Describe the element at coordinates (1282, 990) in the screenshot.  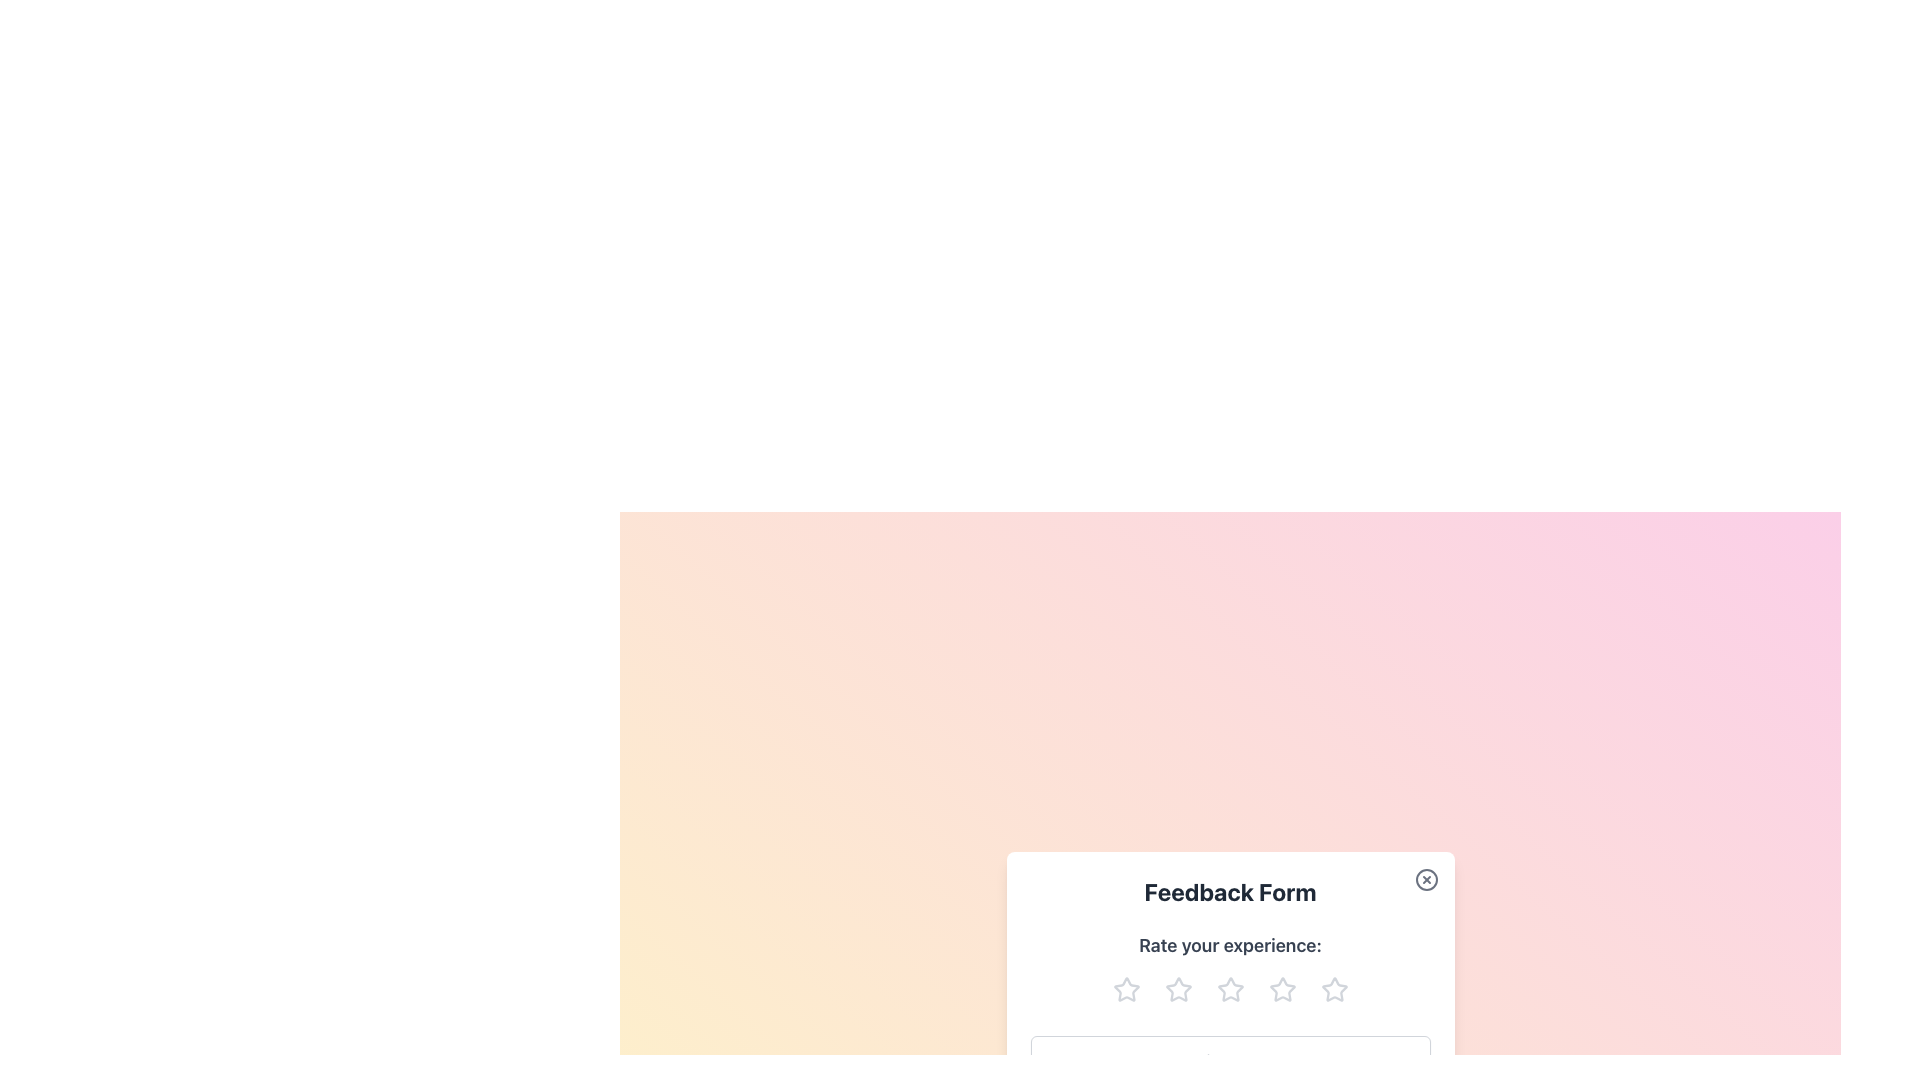
I see `the fifth Graphical Star Icon` at that location.